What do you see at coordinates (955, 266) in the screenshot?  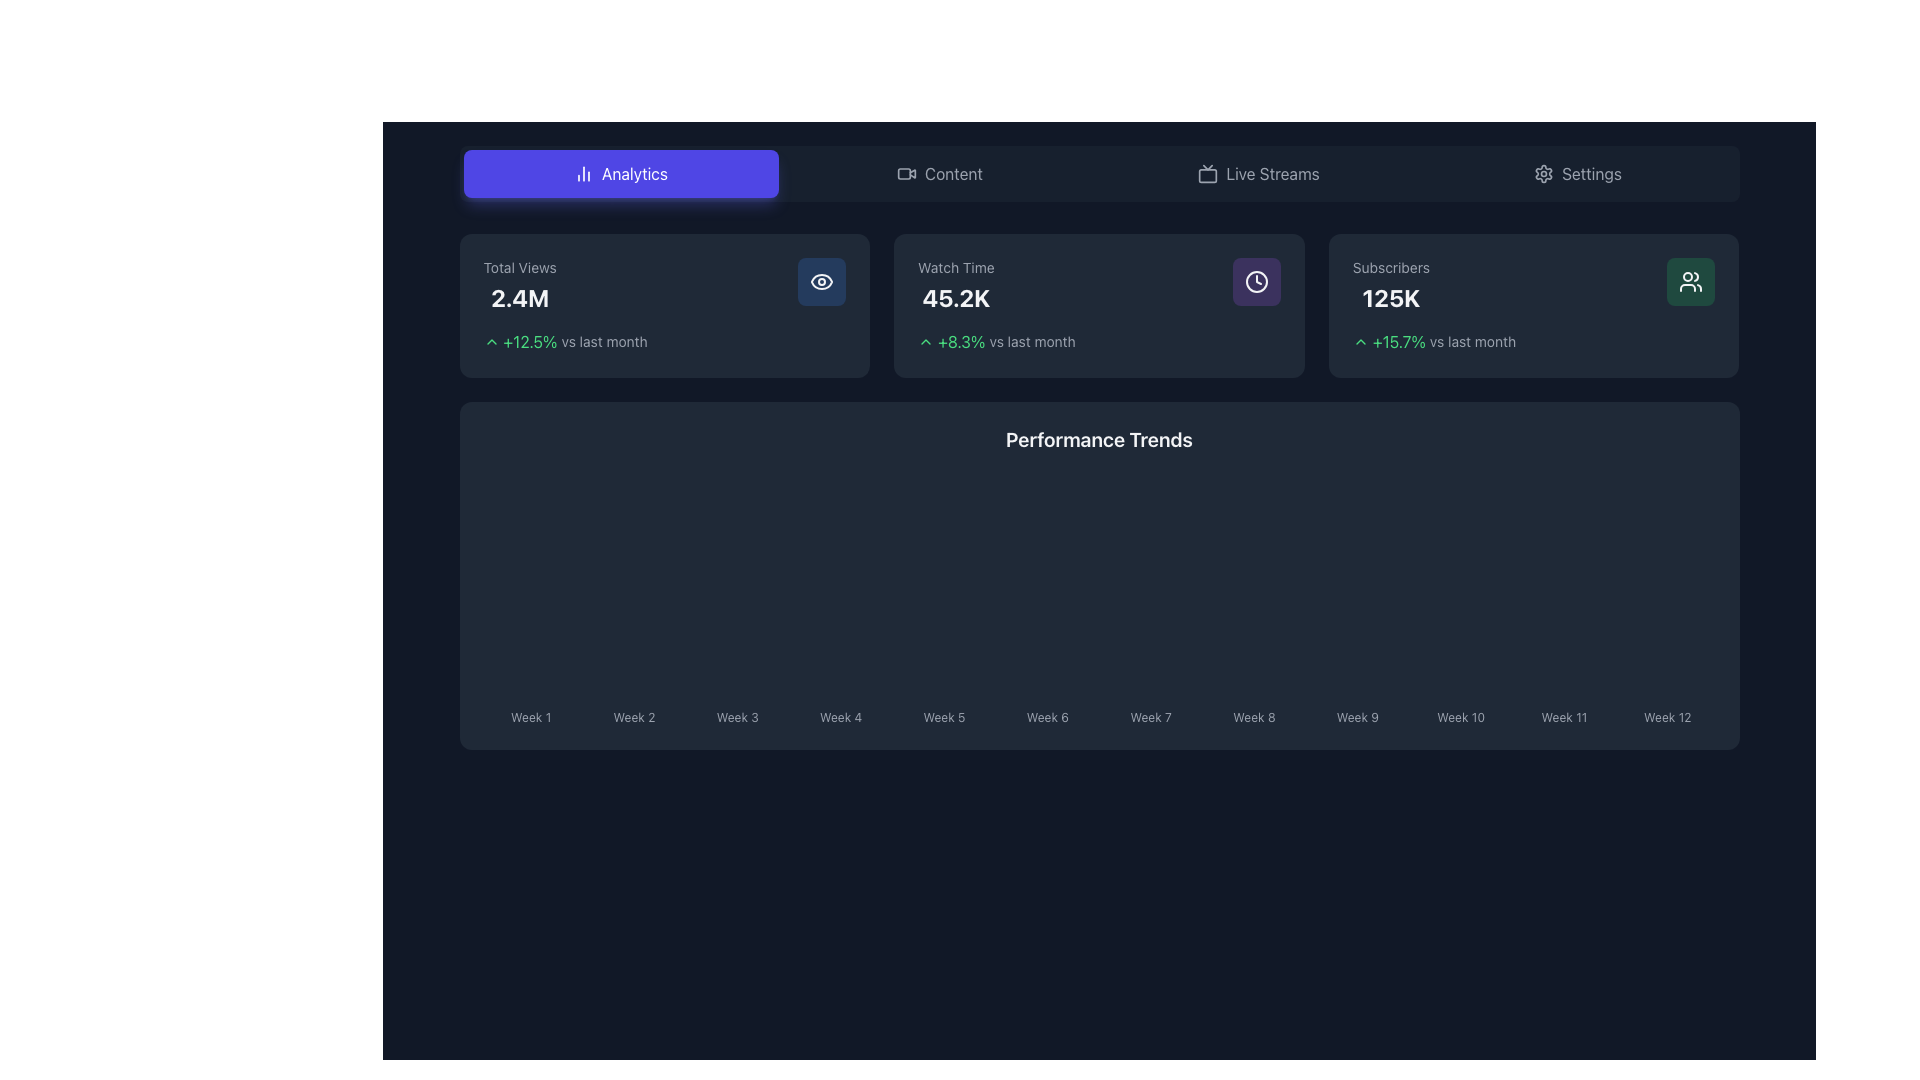 I see `the Text label that provides context for the 'Watch Time' statistic, located at the top-left inside the card component of the dashboard interface` at bounding box center [955, 266].